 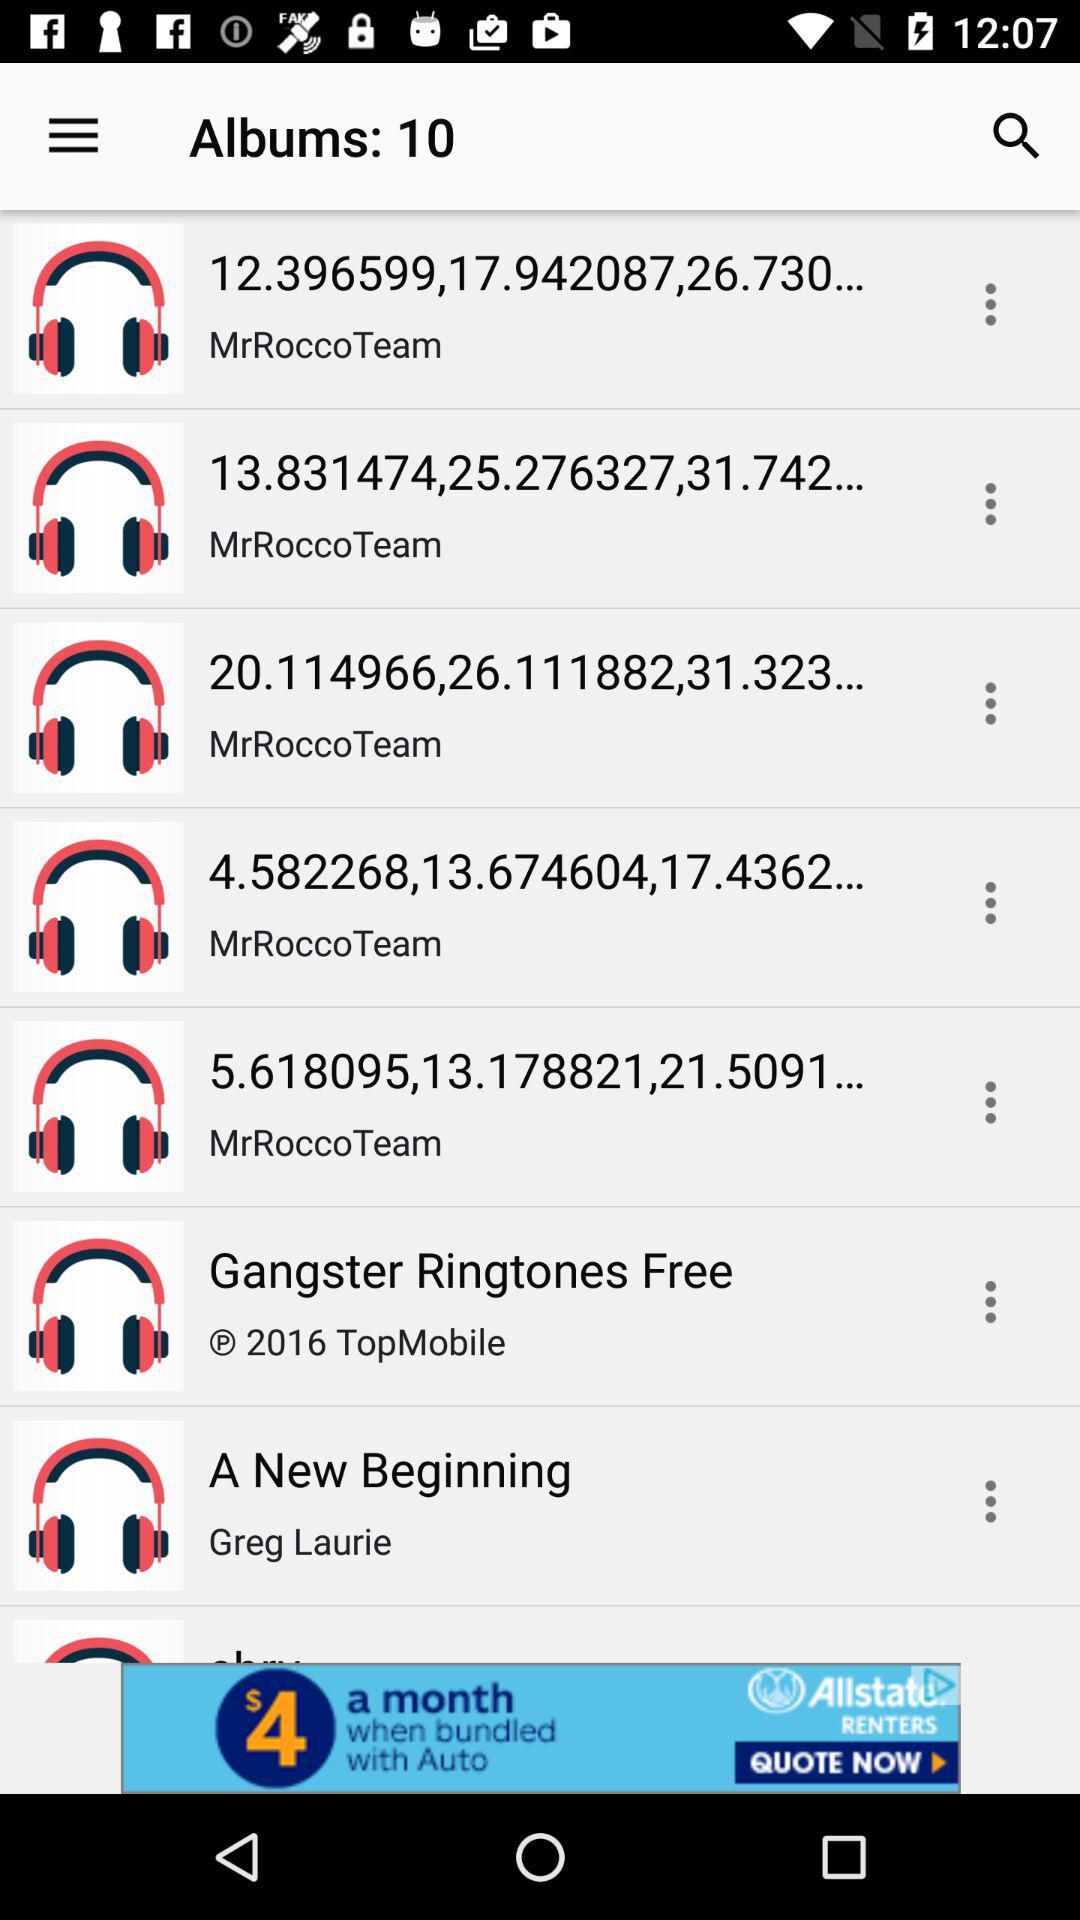 I want to click on expand information, so click(x=990, y=1101).